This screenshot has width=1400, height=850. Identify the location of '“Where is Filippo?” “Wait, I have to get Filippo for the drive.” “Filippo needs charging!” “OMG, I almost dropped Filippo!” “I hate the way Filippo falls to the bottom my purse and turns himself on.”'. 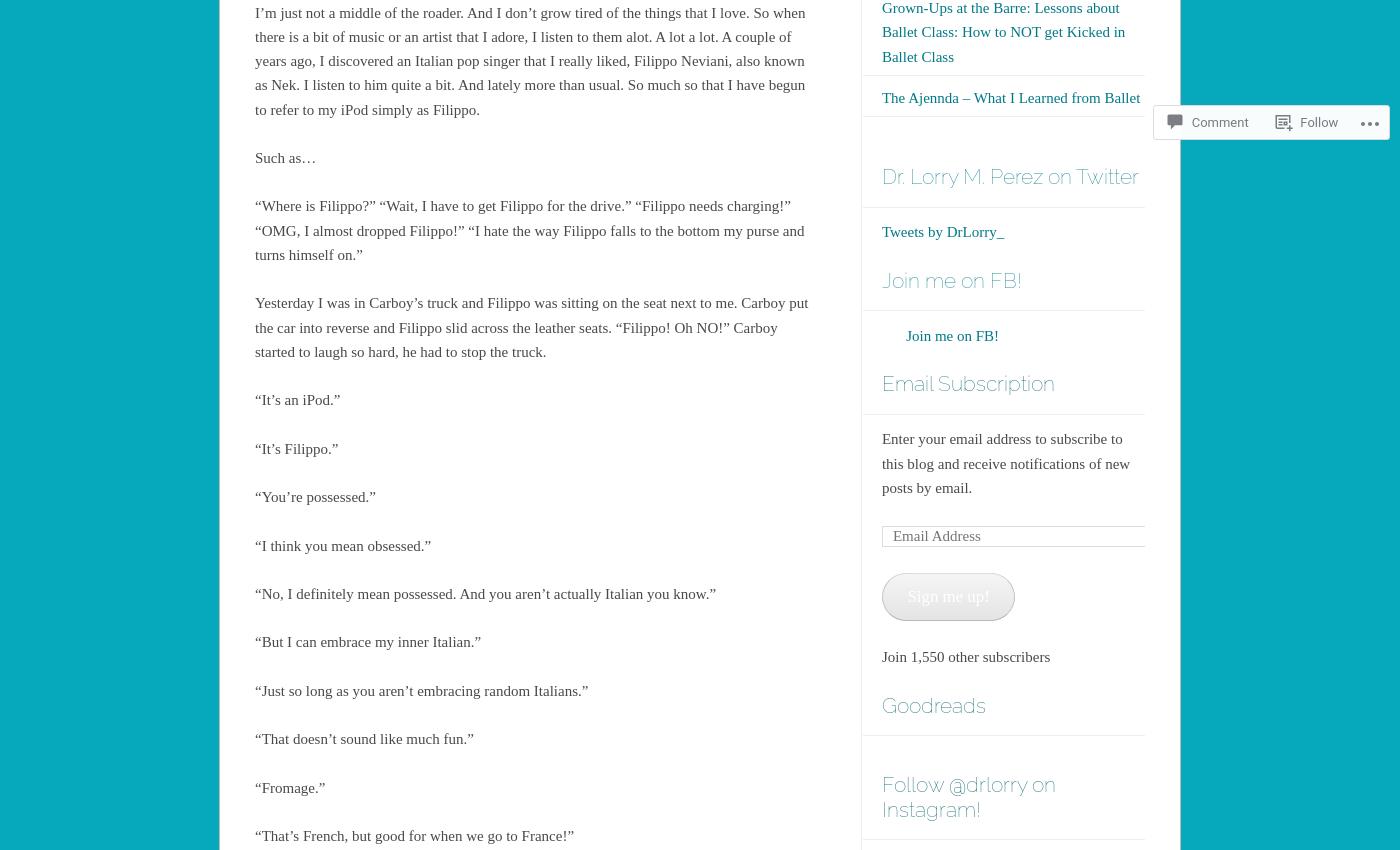
(529, 230).